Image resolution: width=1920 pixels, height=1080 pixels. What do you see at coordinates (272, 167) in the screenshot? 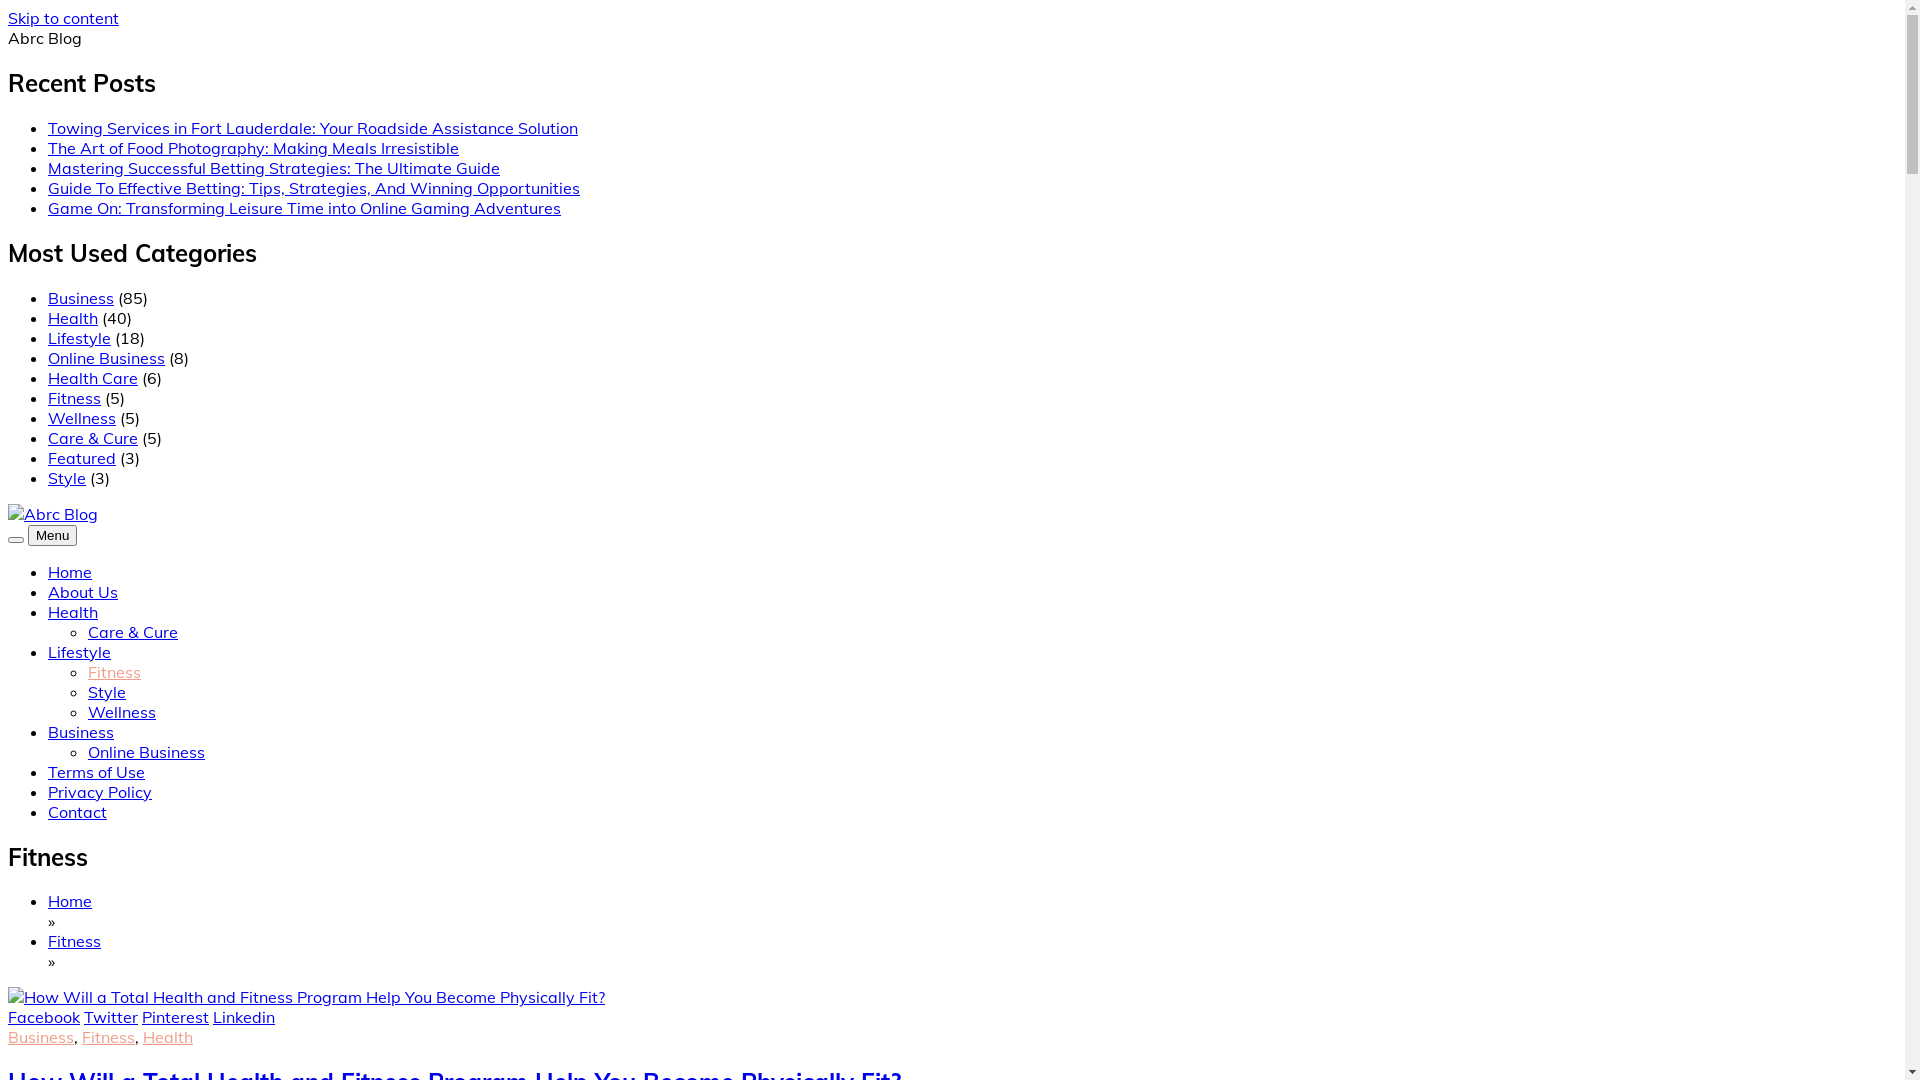
I see `'Mastering Successful Betting Strategies: The Ultimate Guide'` at bounding box center [272, 167].